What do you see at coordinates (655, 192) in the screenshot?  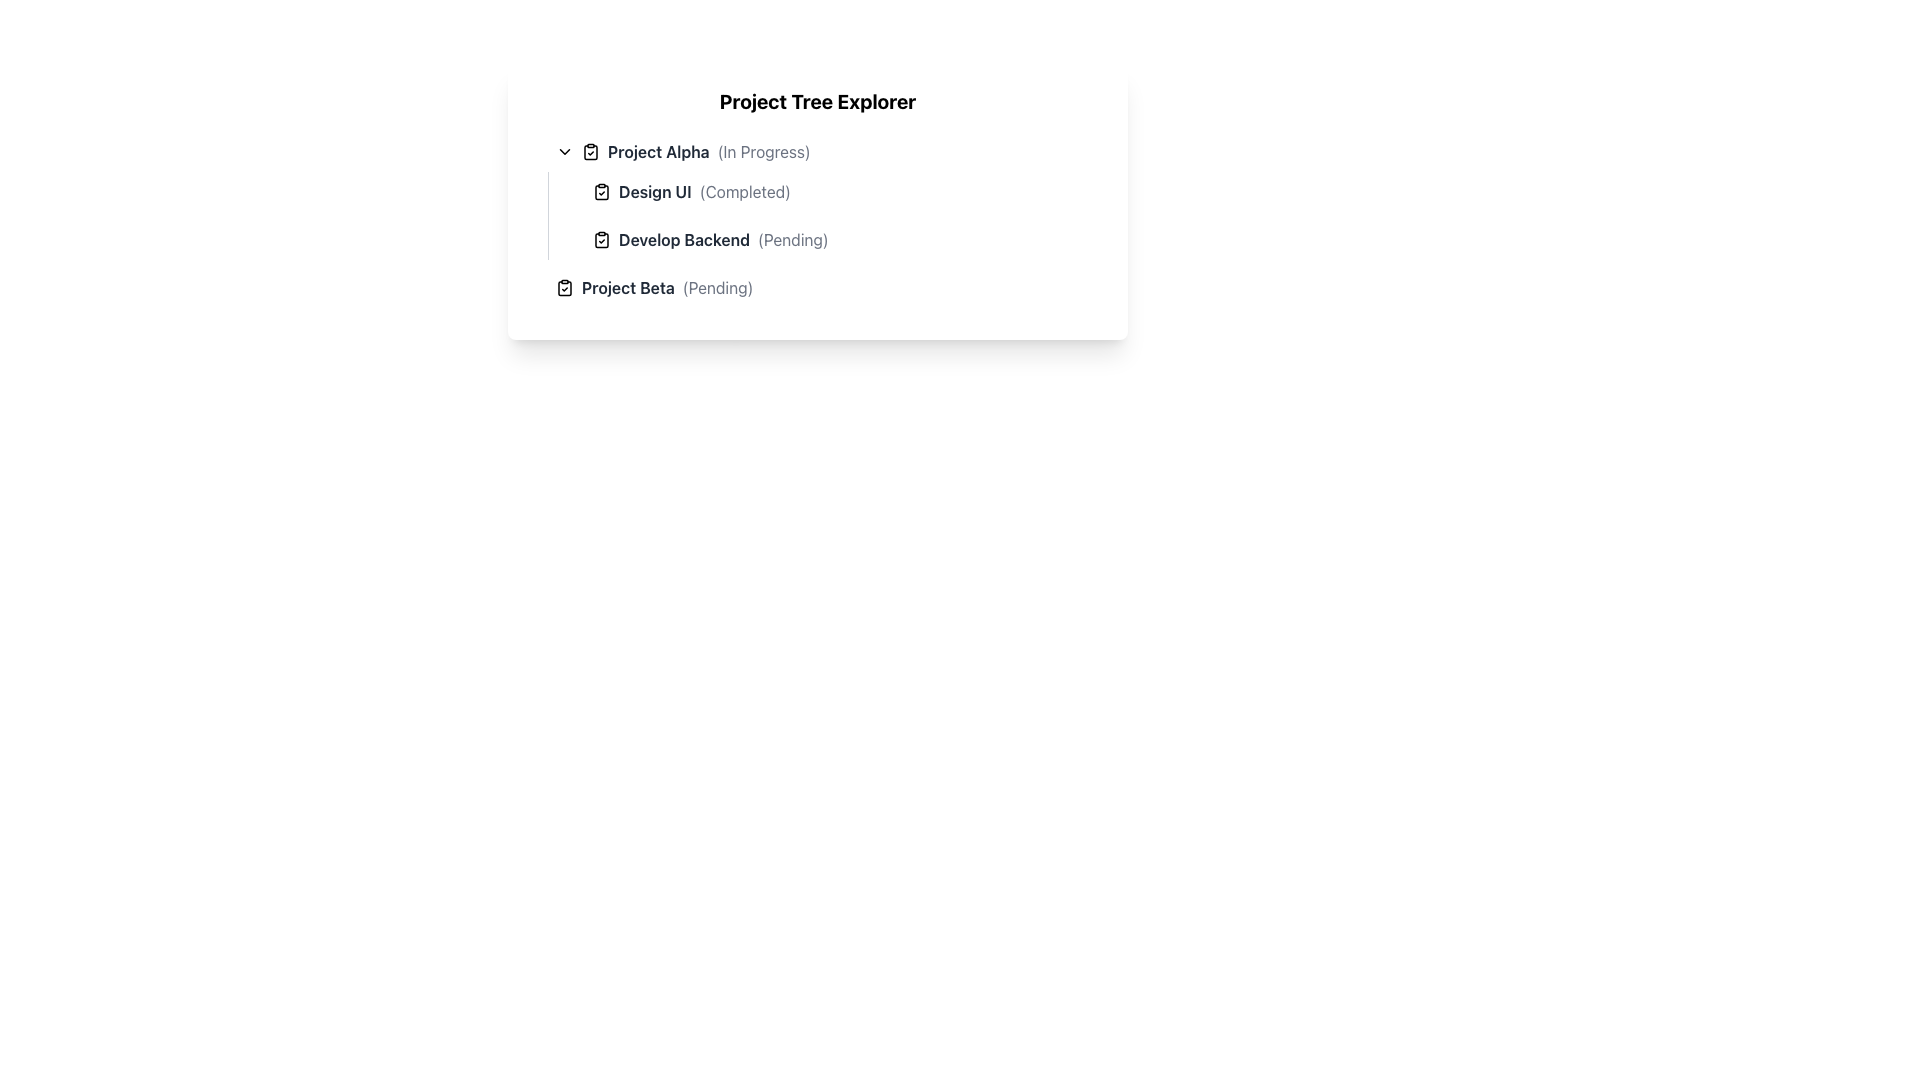 I see `the 'Design UI' text label indicating its completion status with '(Completed)' under the 'Project Alpha' section` at bounding box center [655, 192].